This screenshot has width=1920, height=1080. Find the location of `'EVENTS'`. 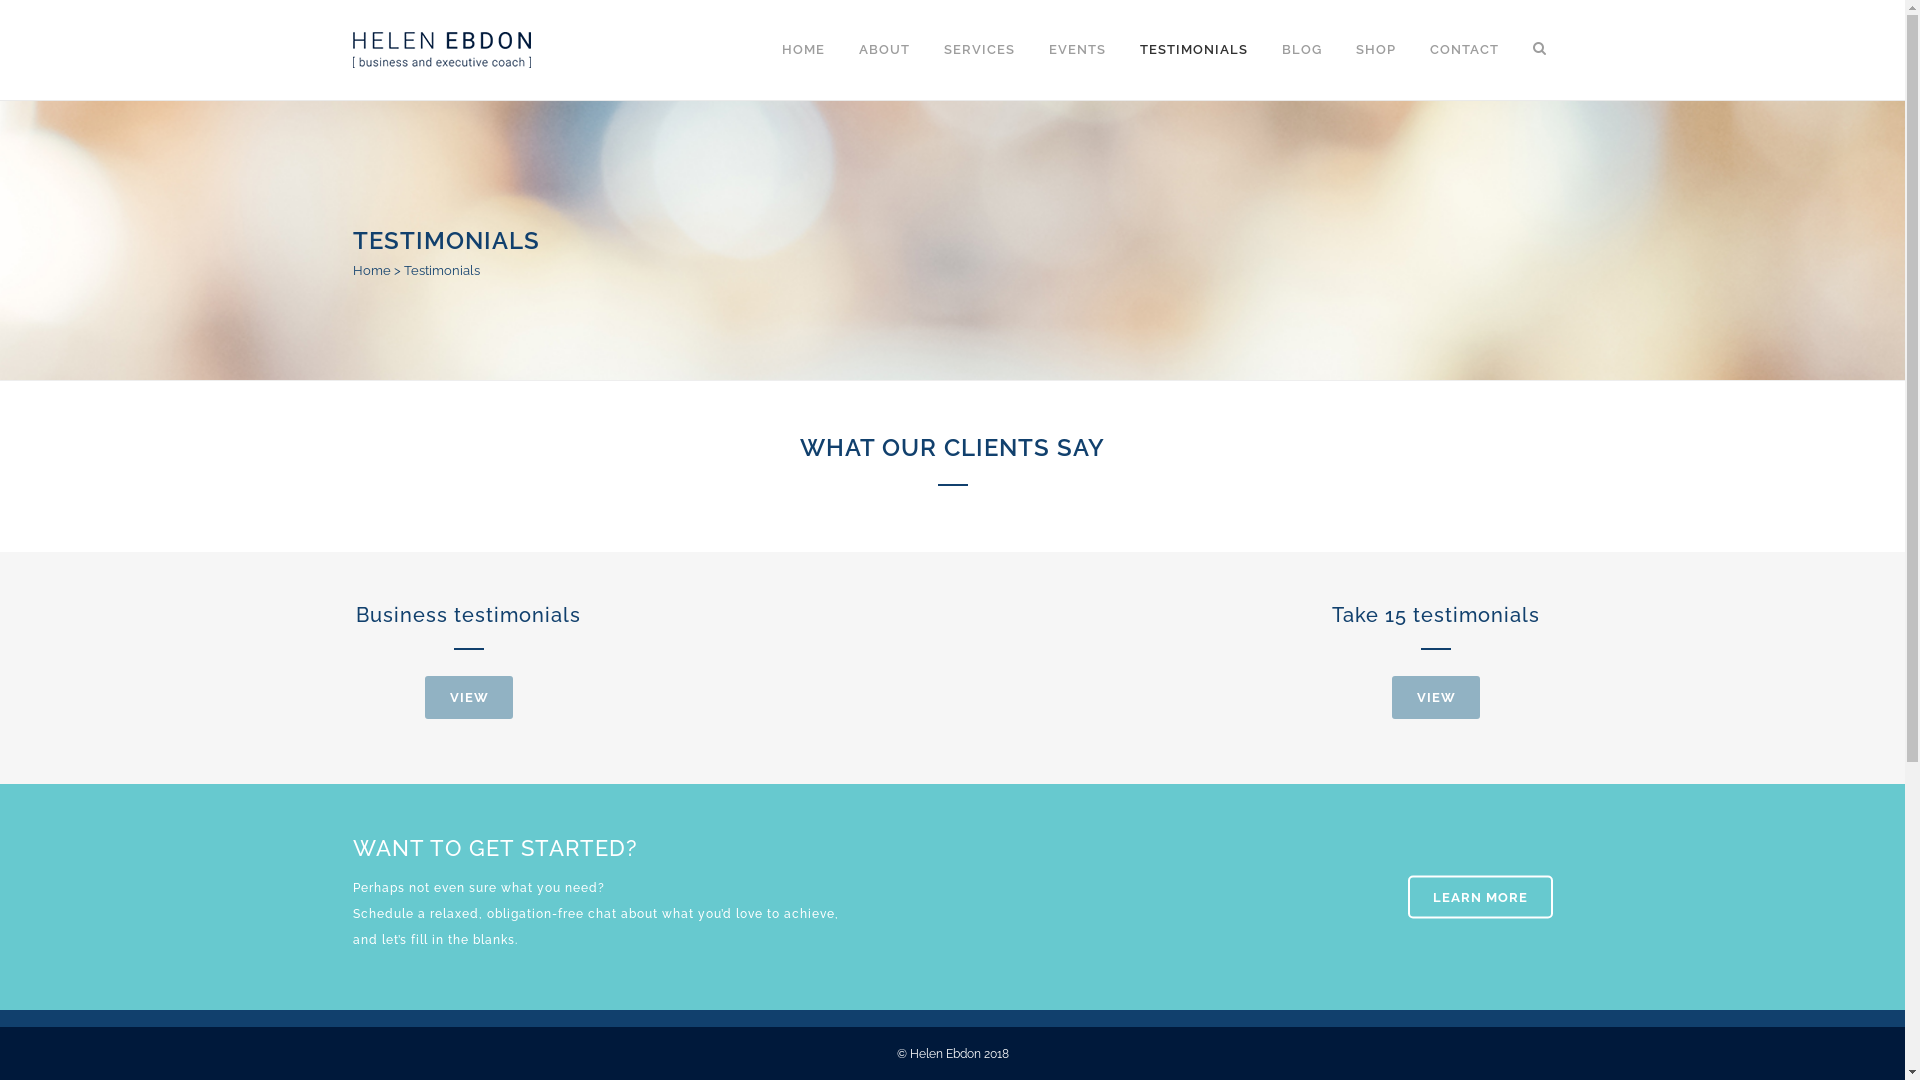

'EVENTS' is located at coordinates (1076, 49).